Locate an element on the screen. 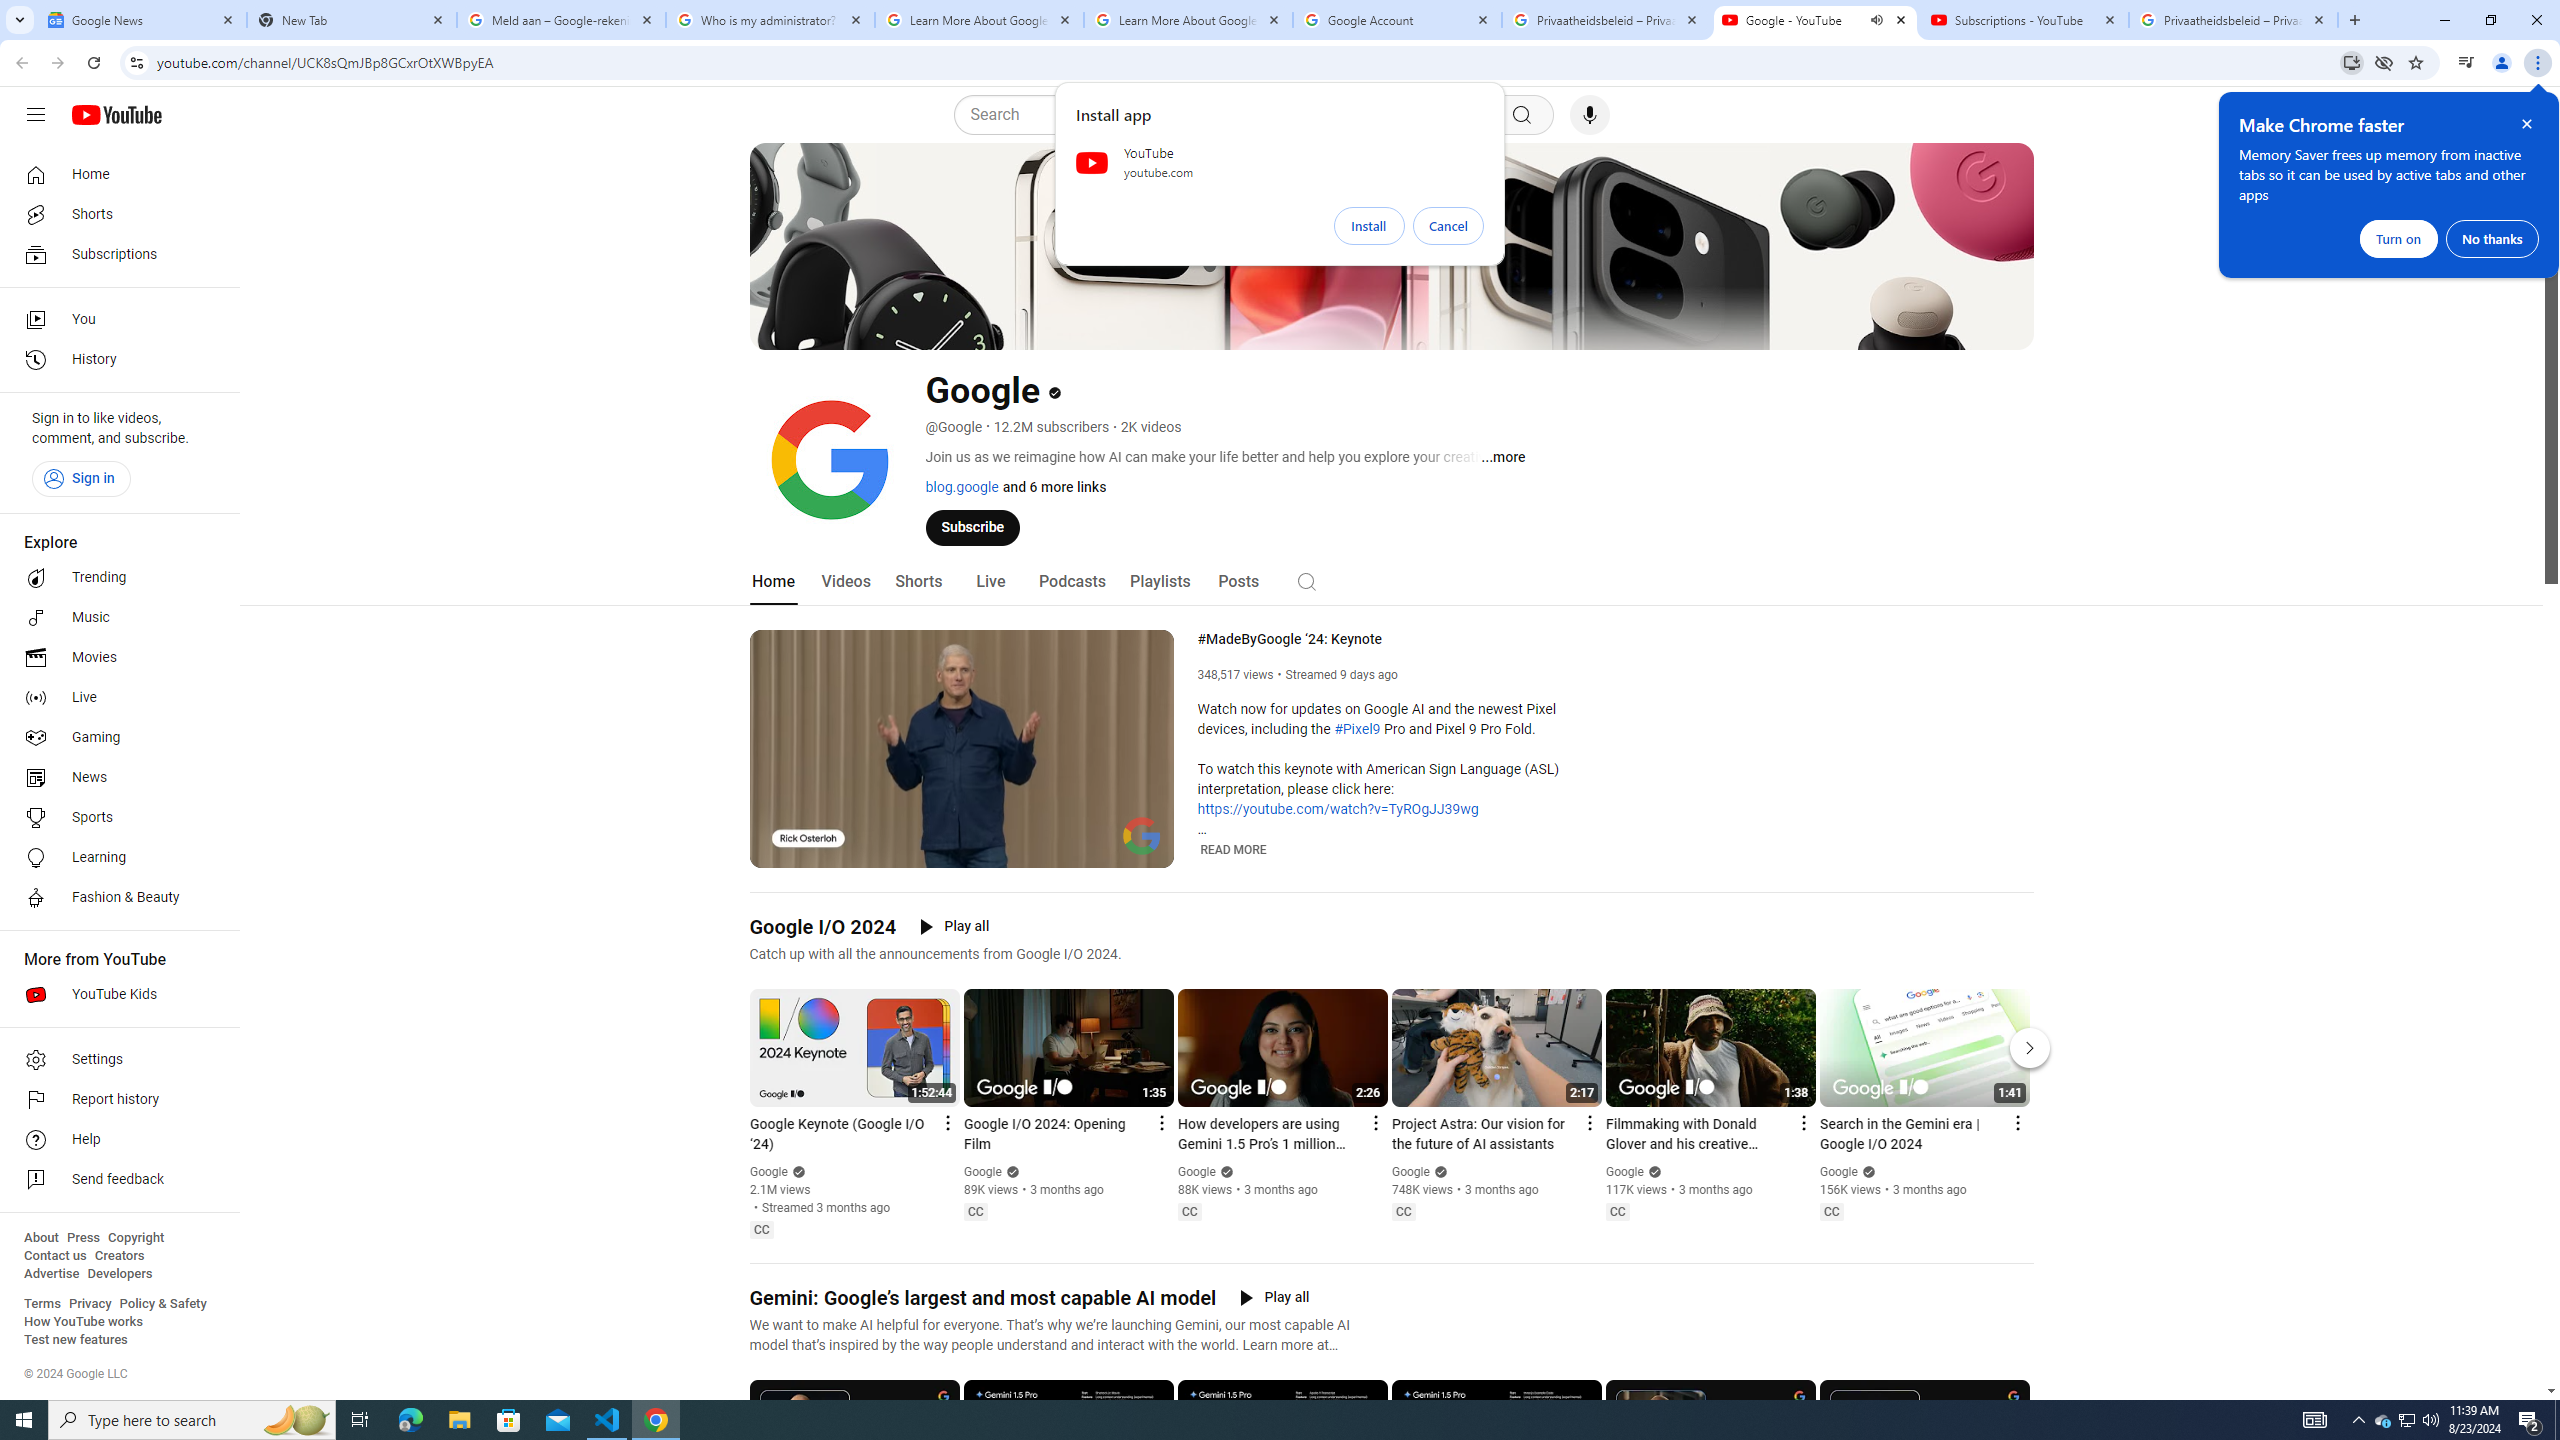  'Posts' is located at coordinates (1236, 581).